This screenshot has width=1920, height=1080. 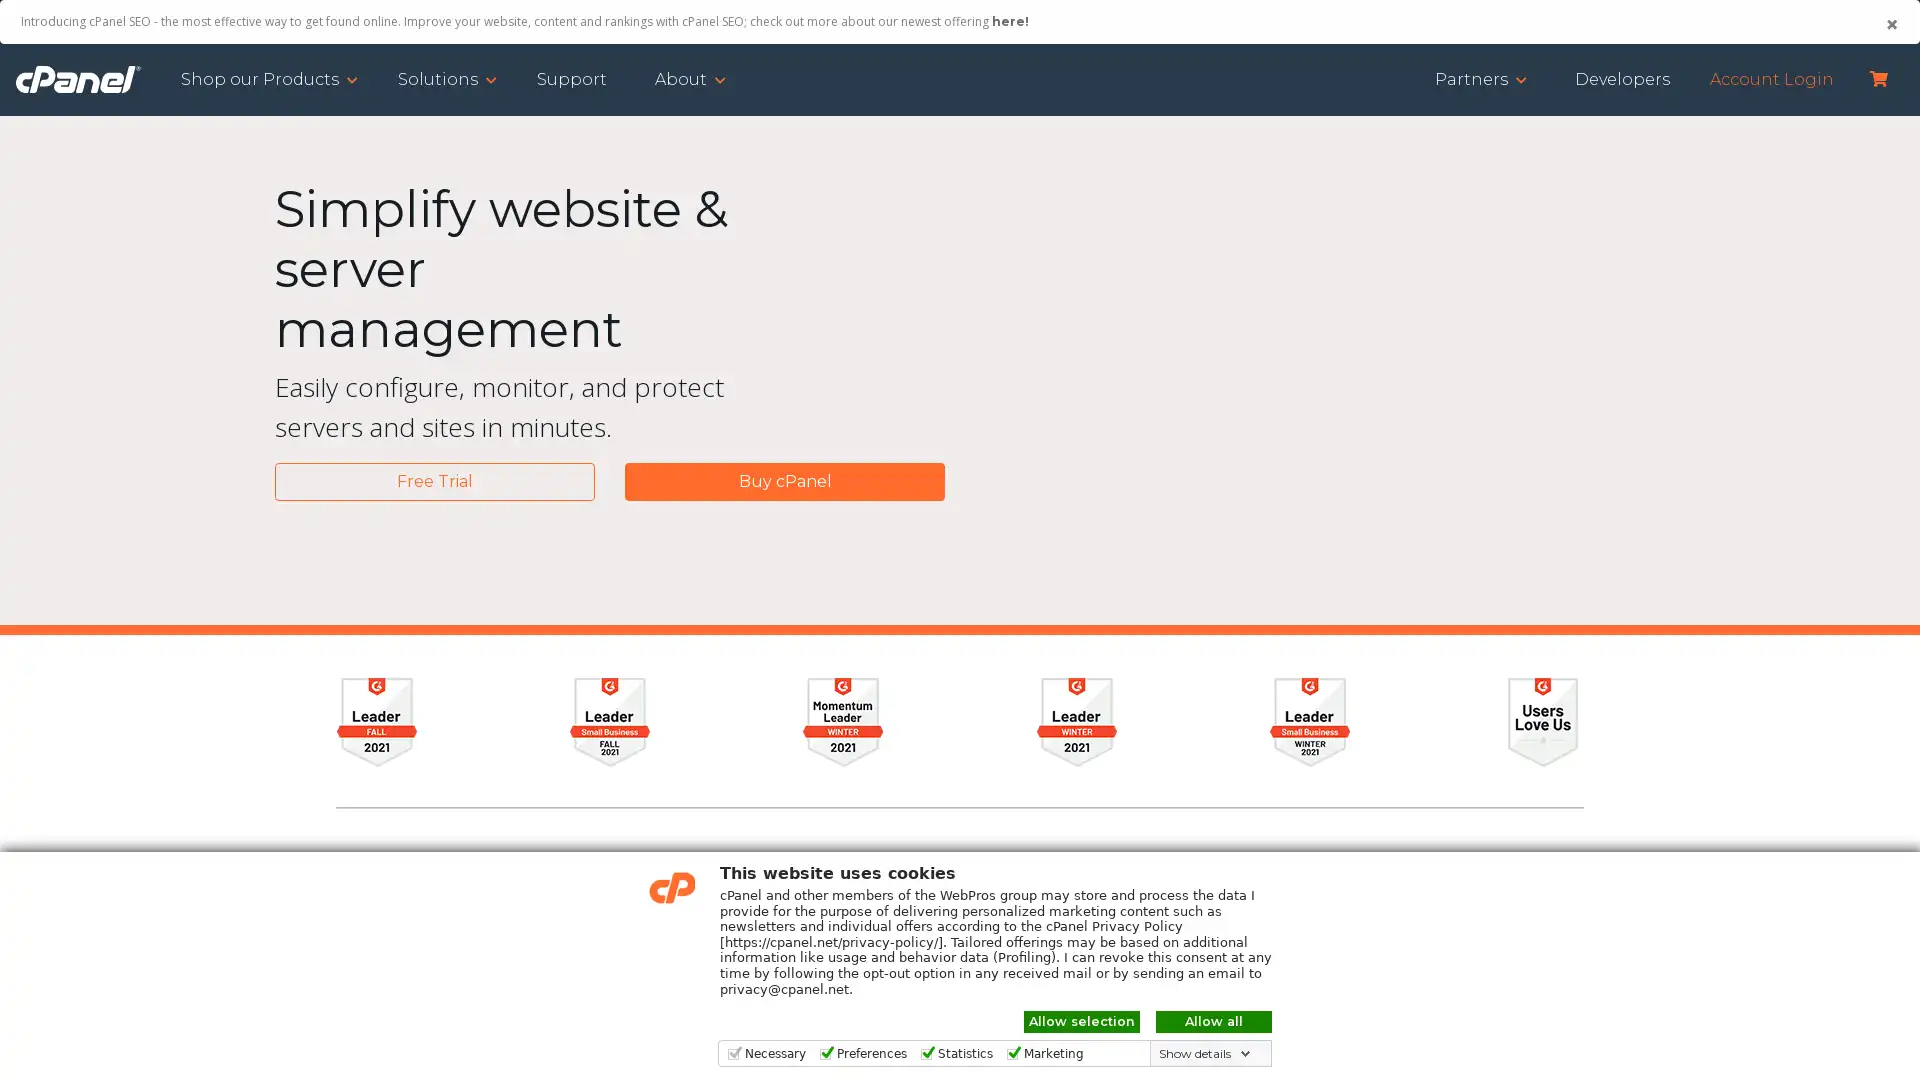 I want to click on Close, so click(x=1890, y=24).